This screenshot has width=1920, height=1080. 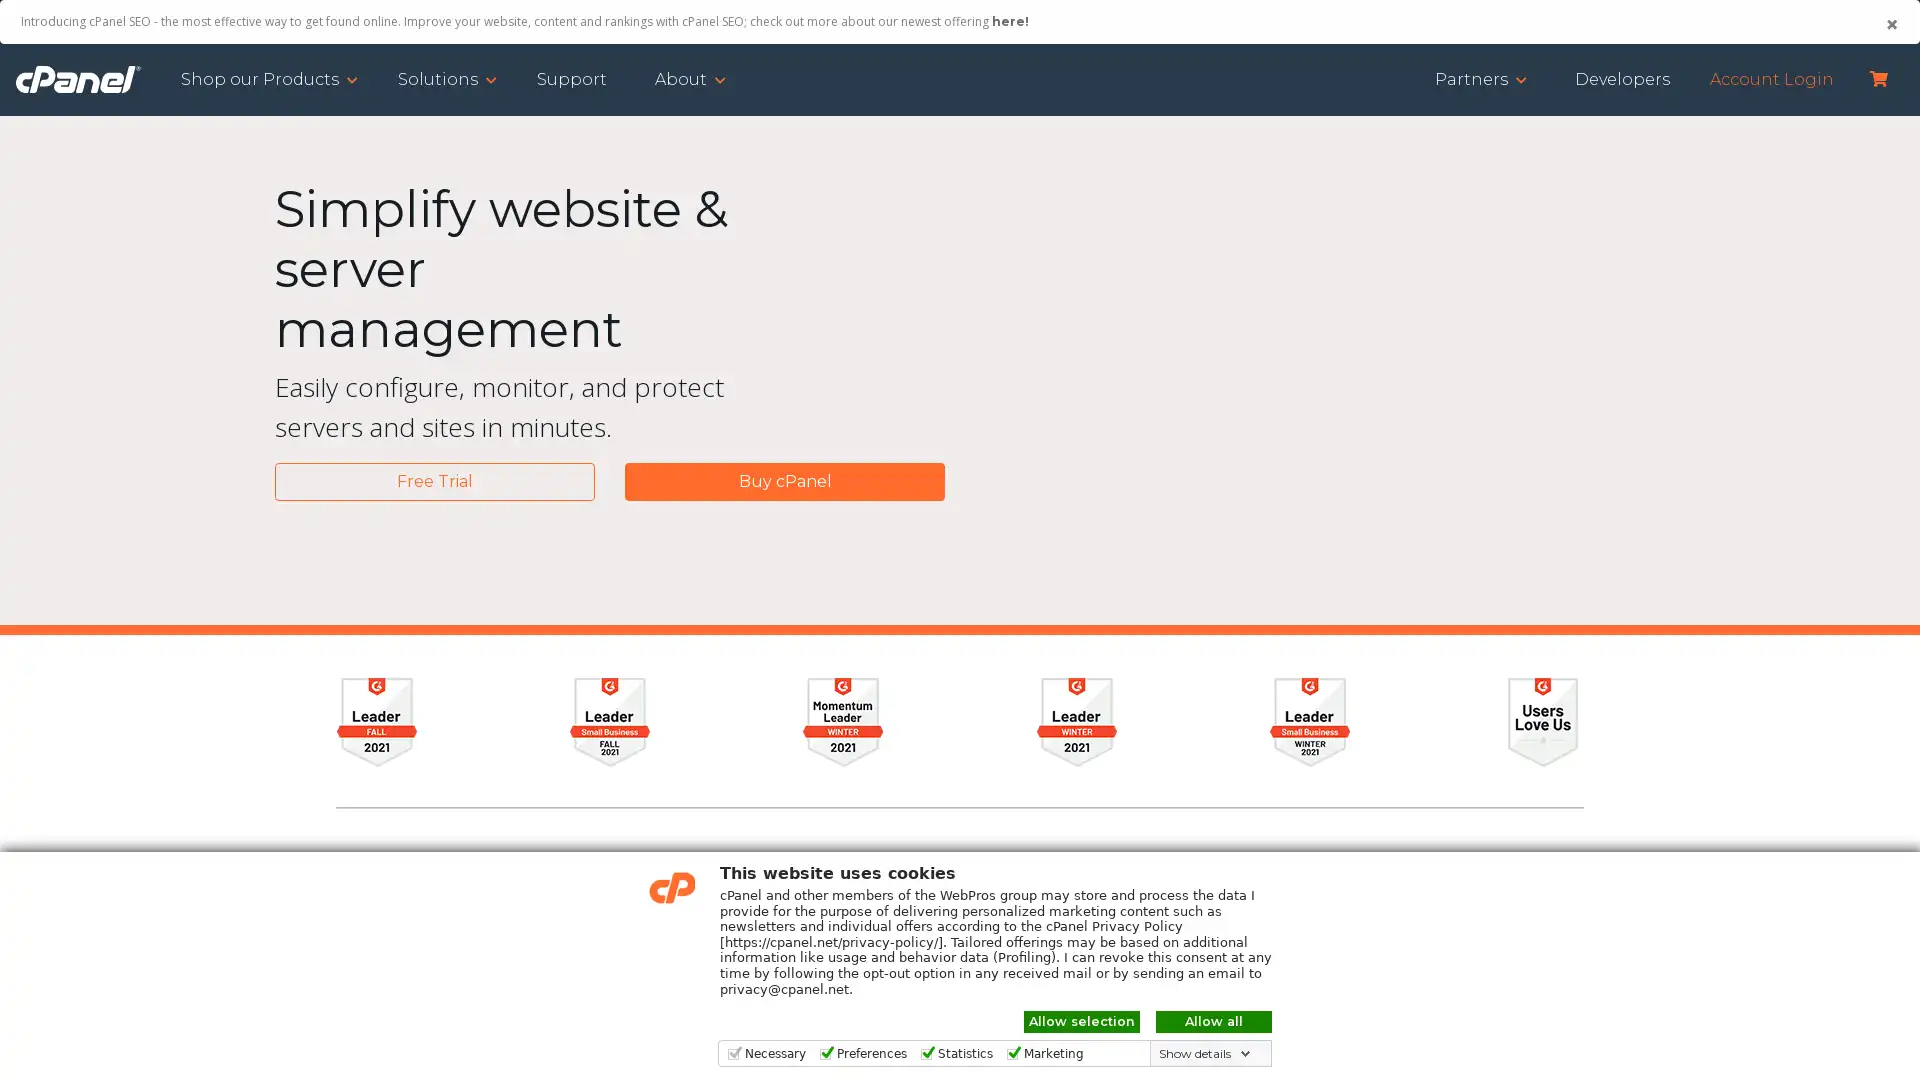 I want to click on Close, so click(x=1890, y=24).